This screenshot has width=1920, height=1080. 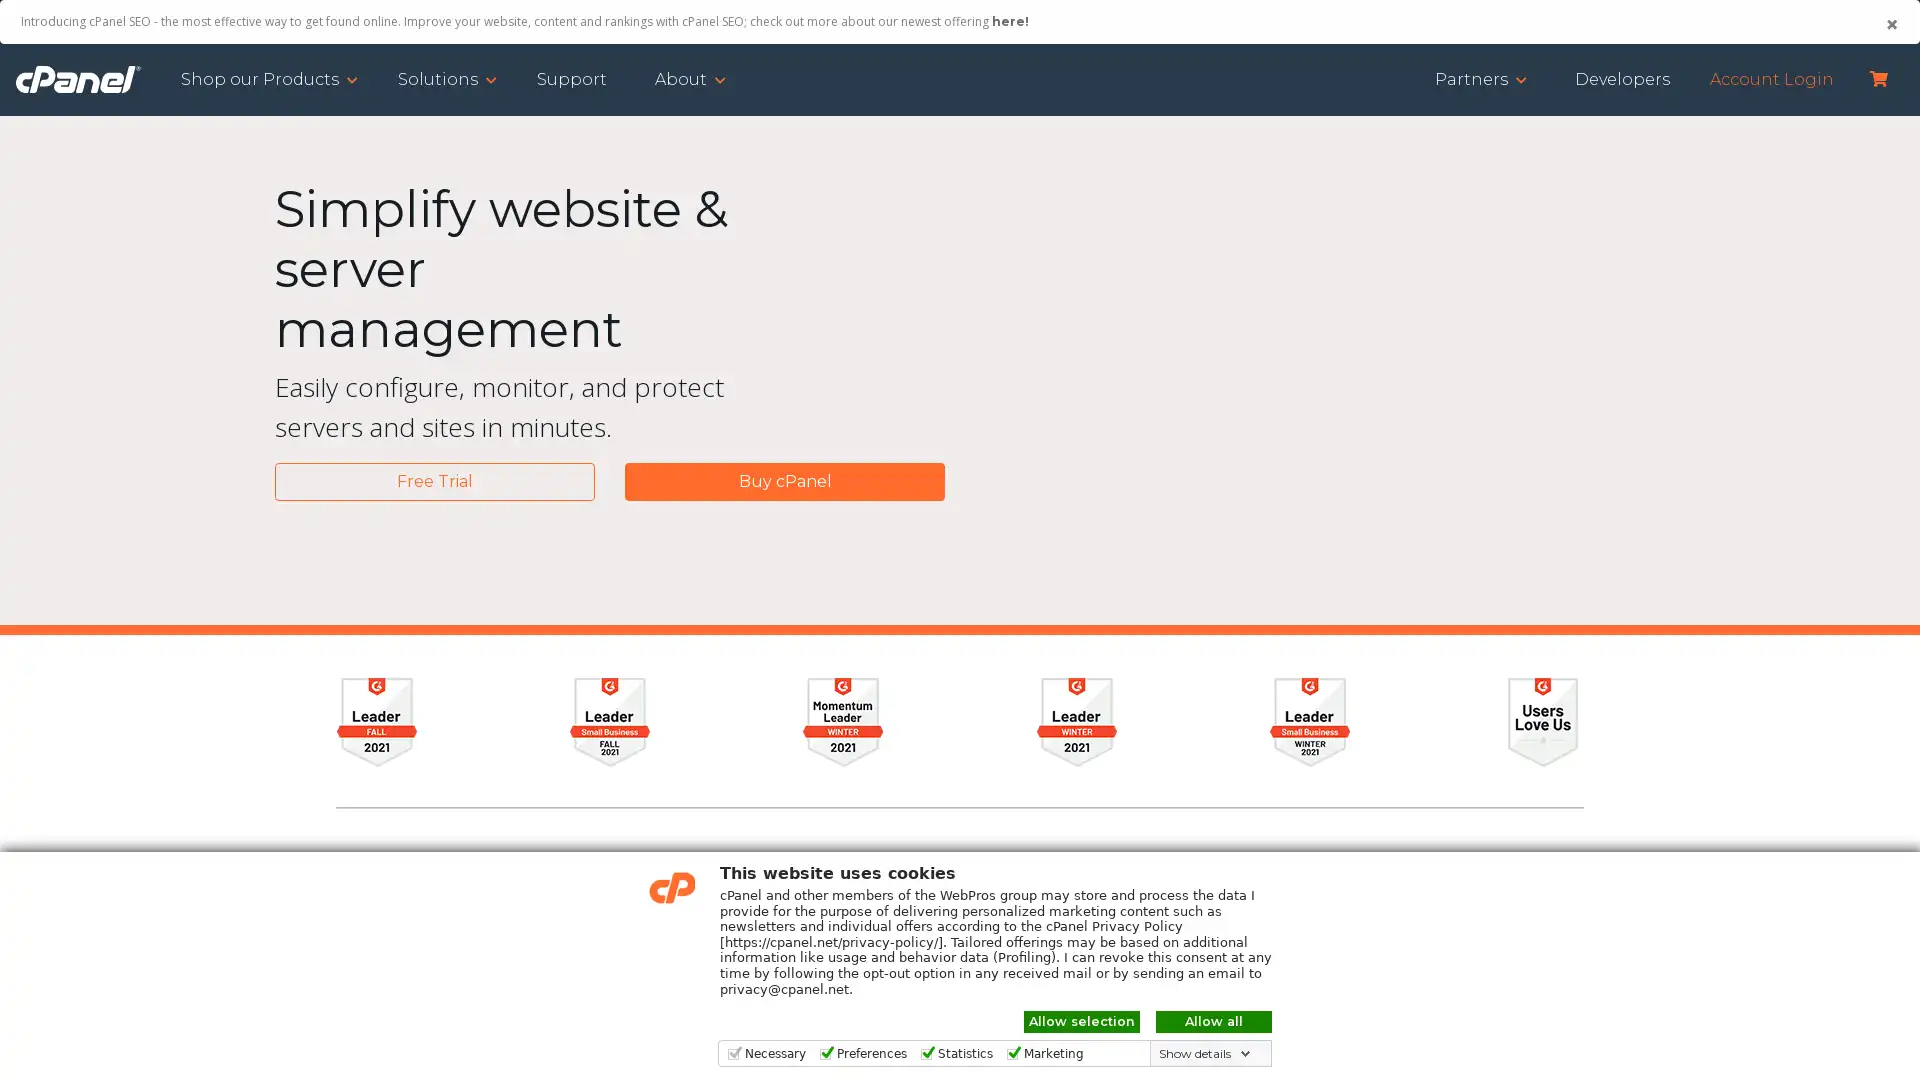 I want to click on Close, so click(x=1890, y=24).